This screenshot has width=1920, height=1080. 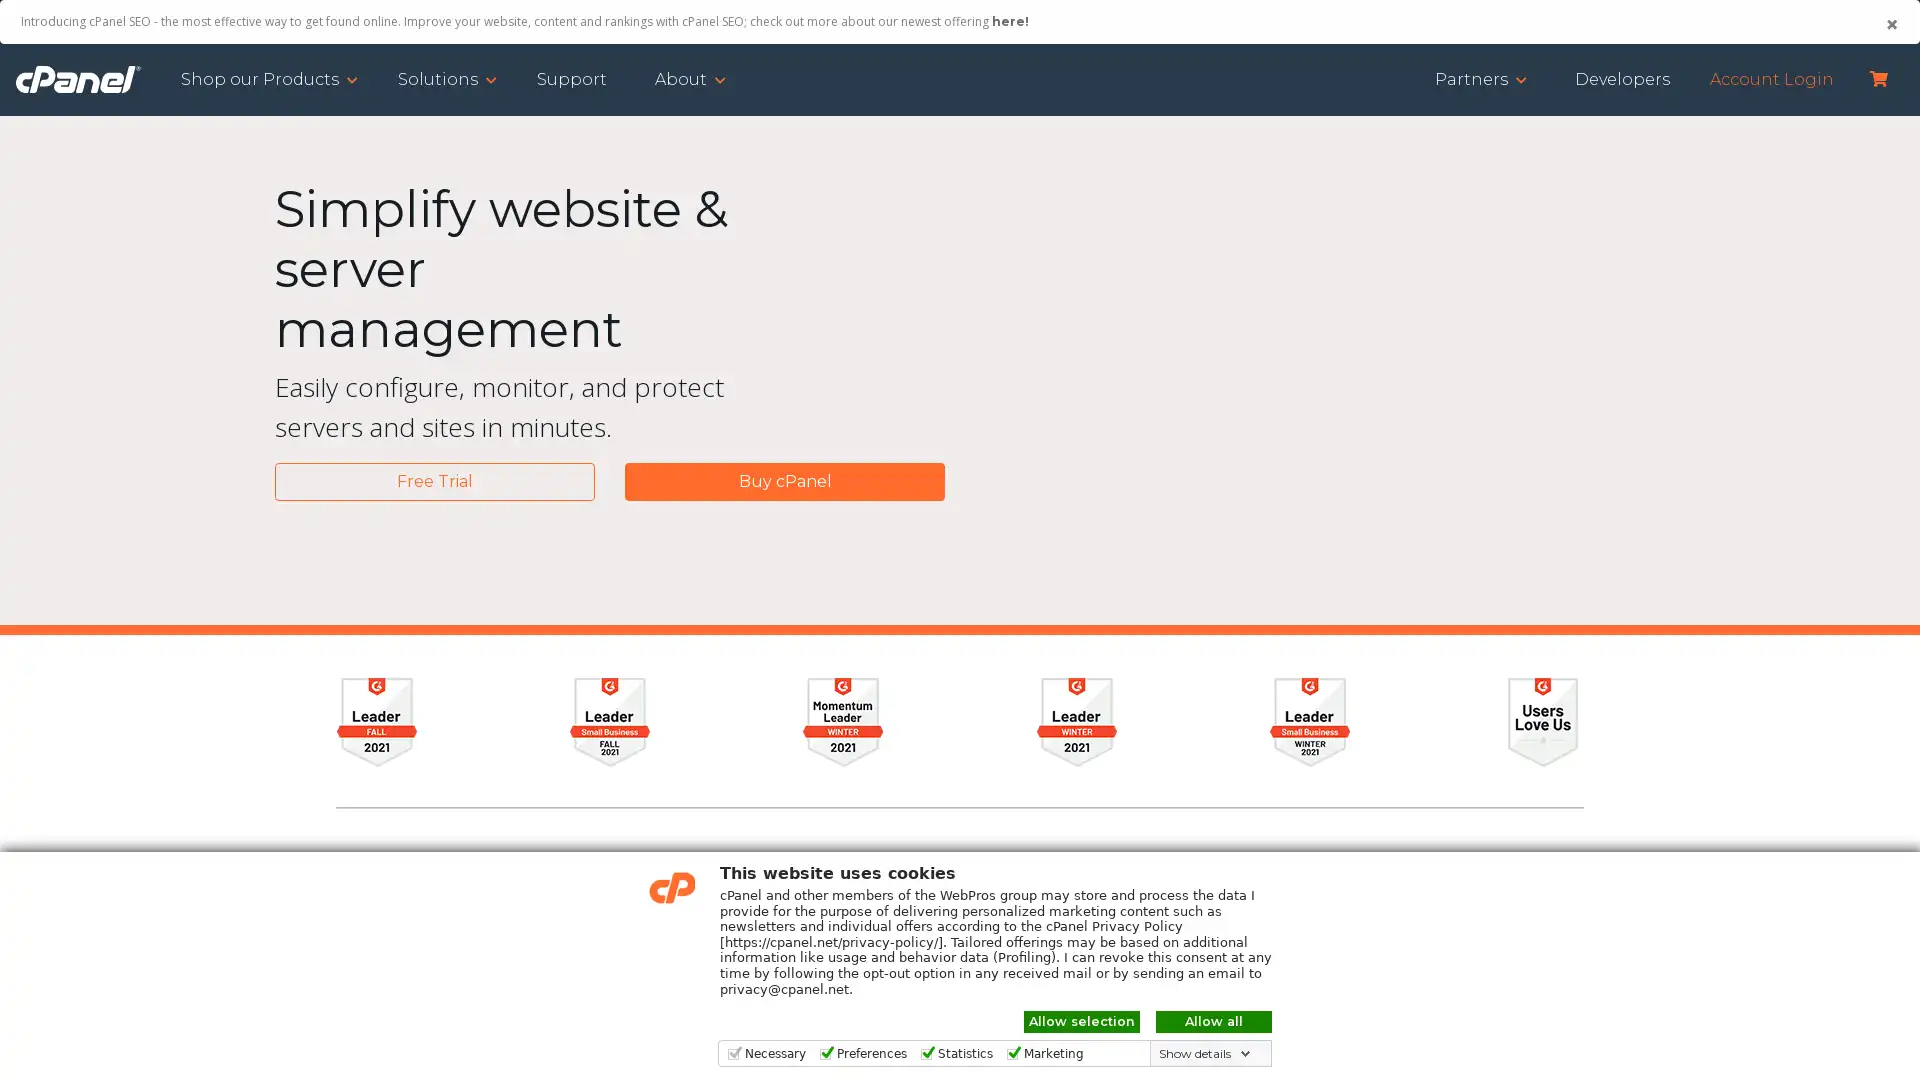 I want to click on Close, so click(x=1890, y=24).